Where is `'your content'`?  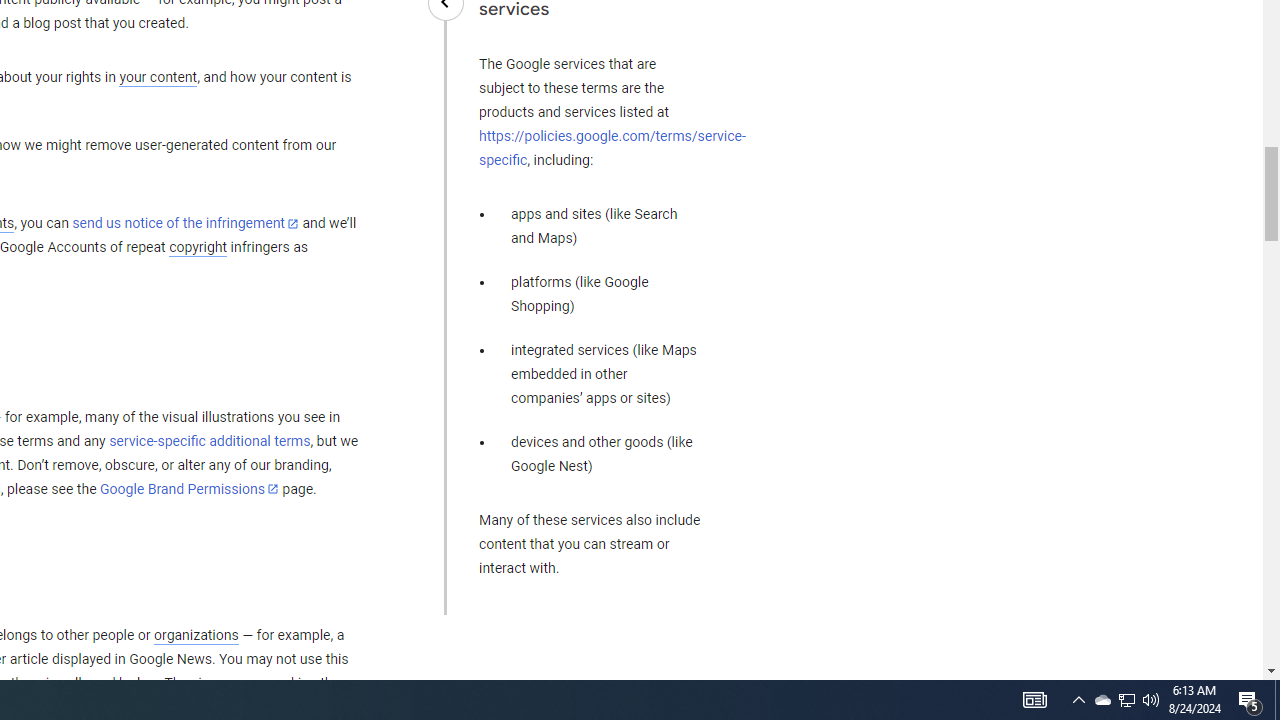
'your content' is located at coordinates (157, 77).